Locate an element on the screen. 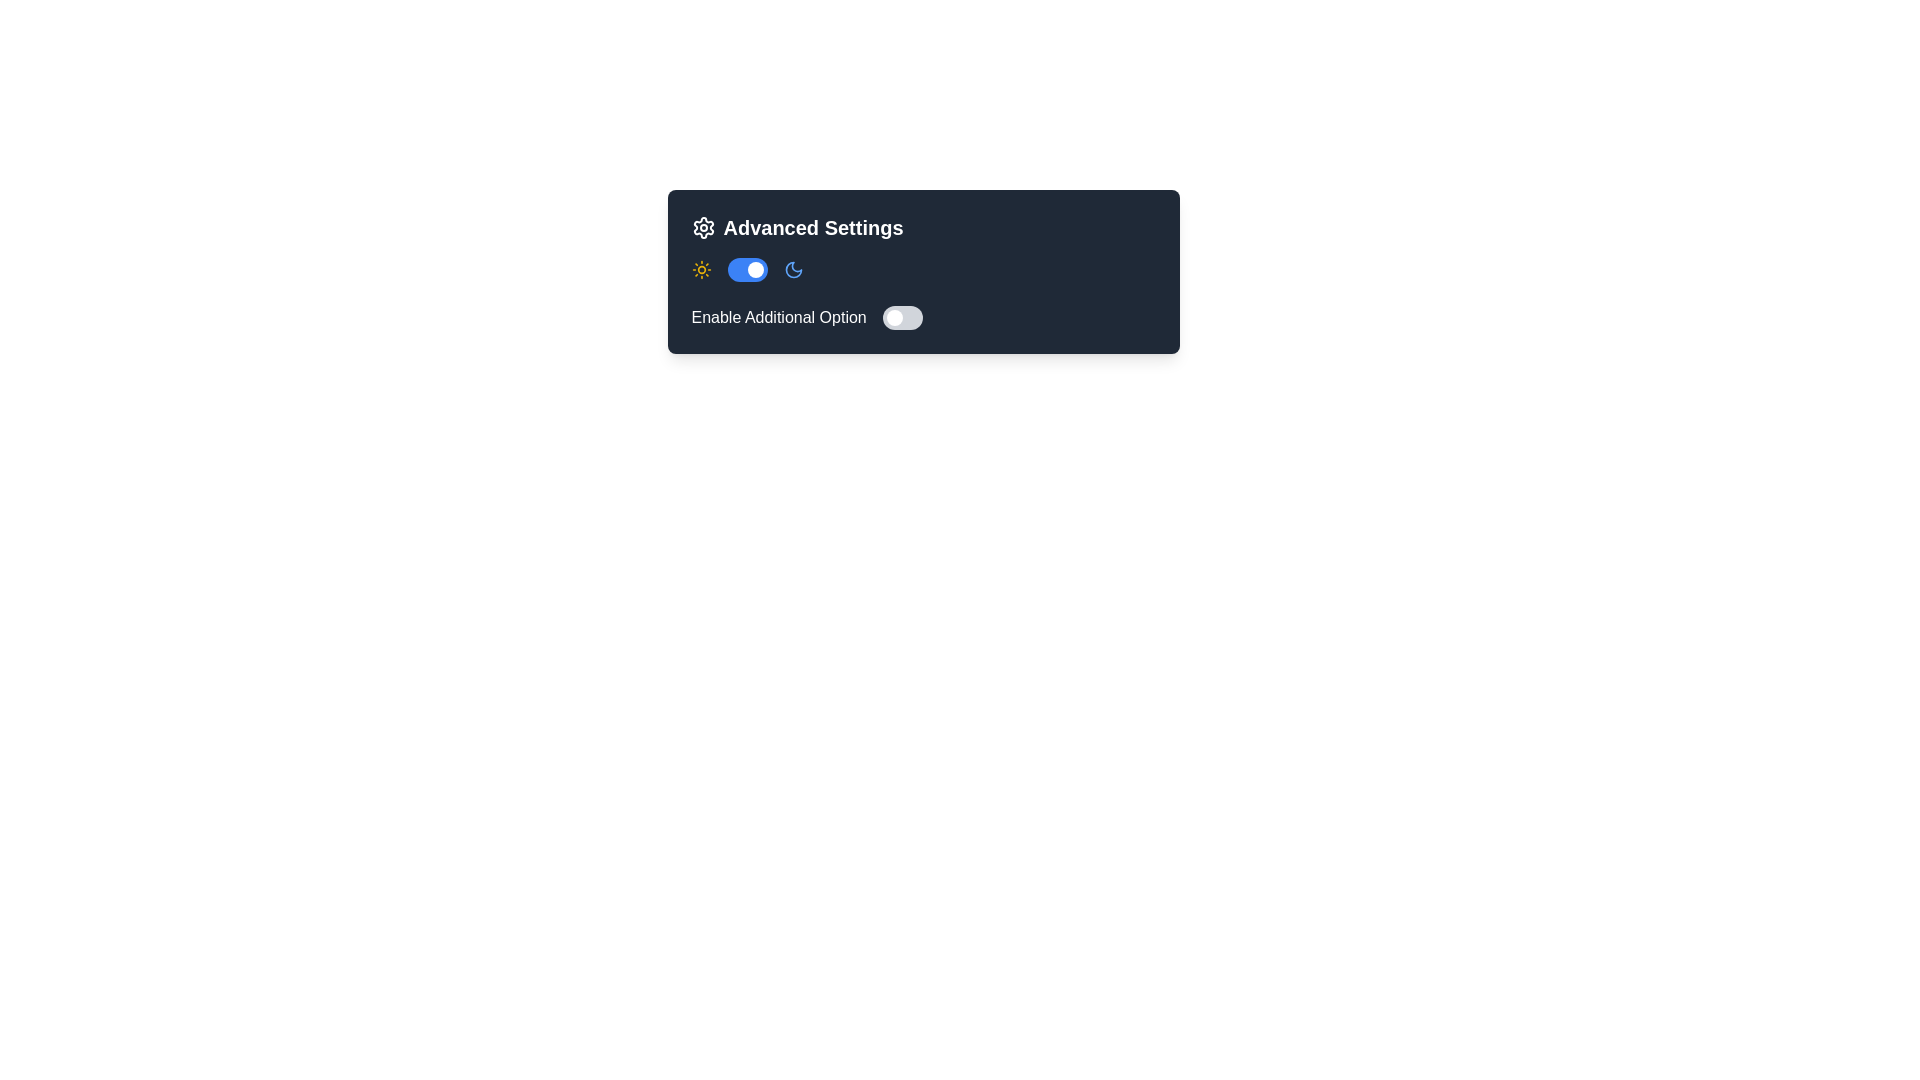 The height and width of the screenshot is (1080, 1920). the sun icon in the settings panel, which represents light mode or daytime settings is located at coordinates (701, 270).